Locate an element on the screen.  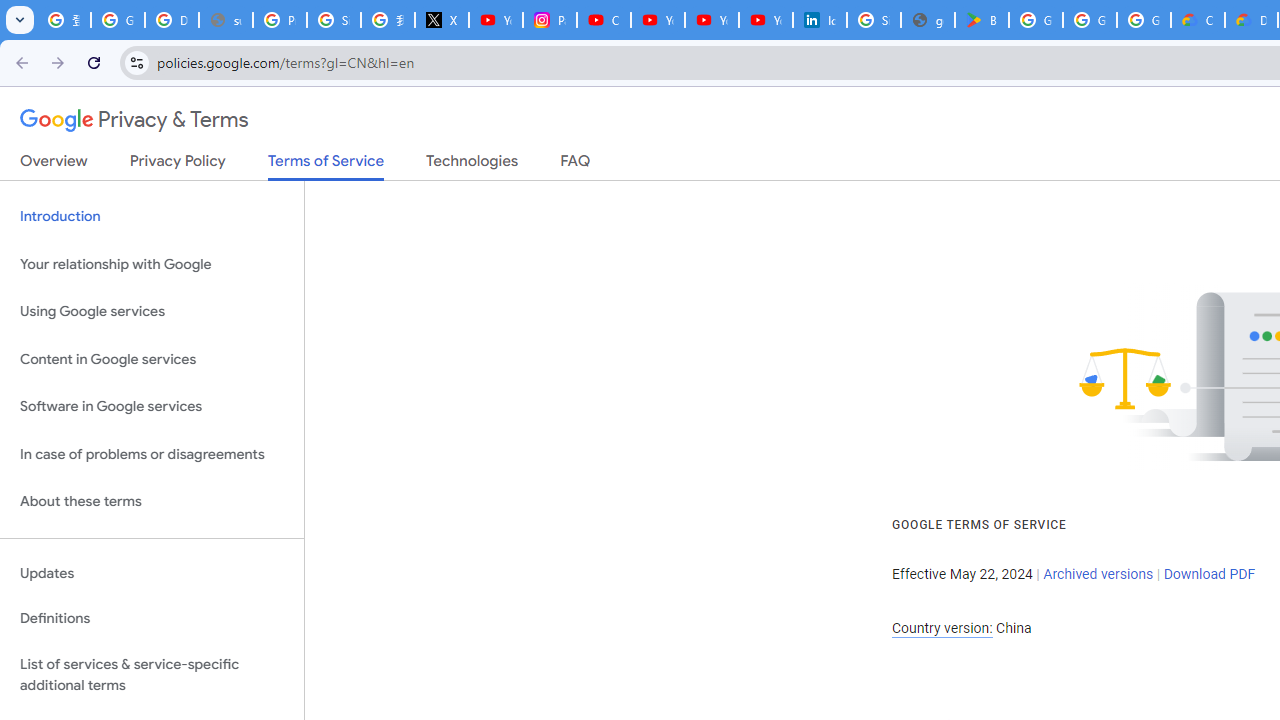
'Definitions' is located at coordinates (151, 618).